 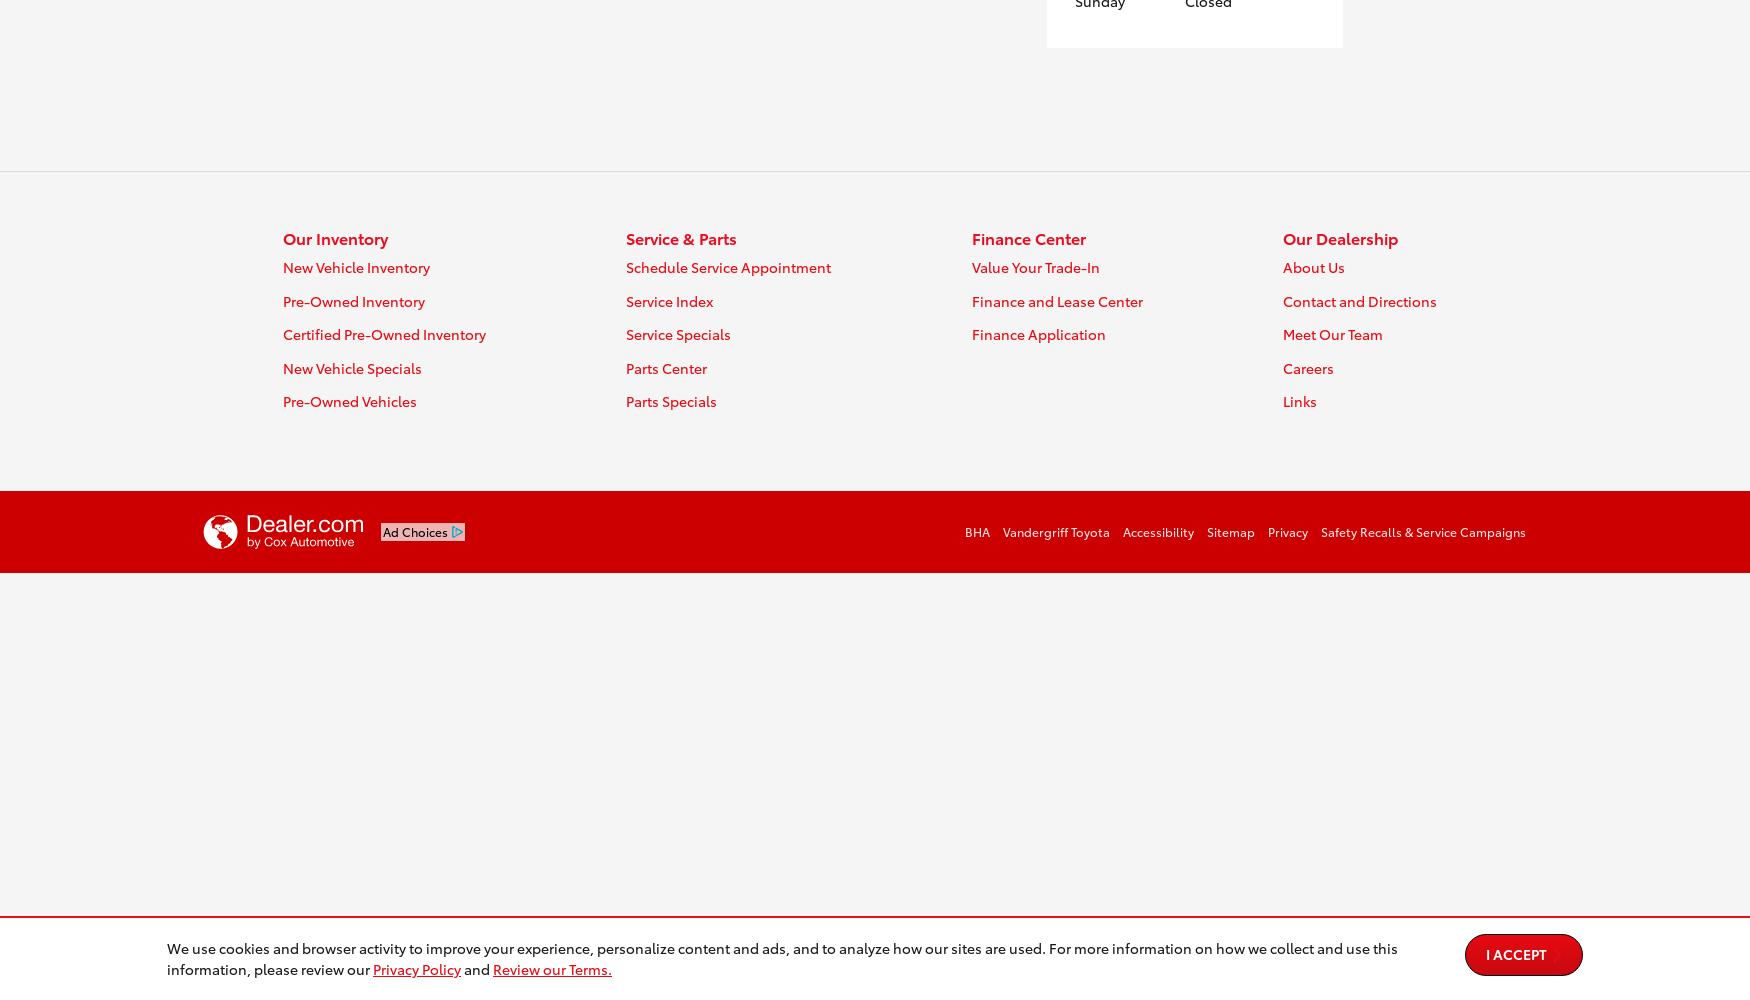 What do you see at coordinates (1157, 530) in the screenshot?
I see `'Accessibility'` at bounding box center [1157, 530].